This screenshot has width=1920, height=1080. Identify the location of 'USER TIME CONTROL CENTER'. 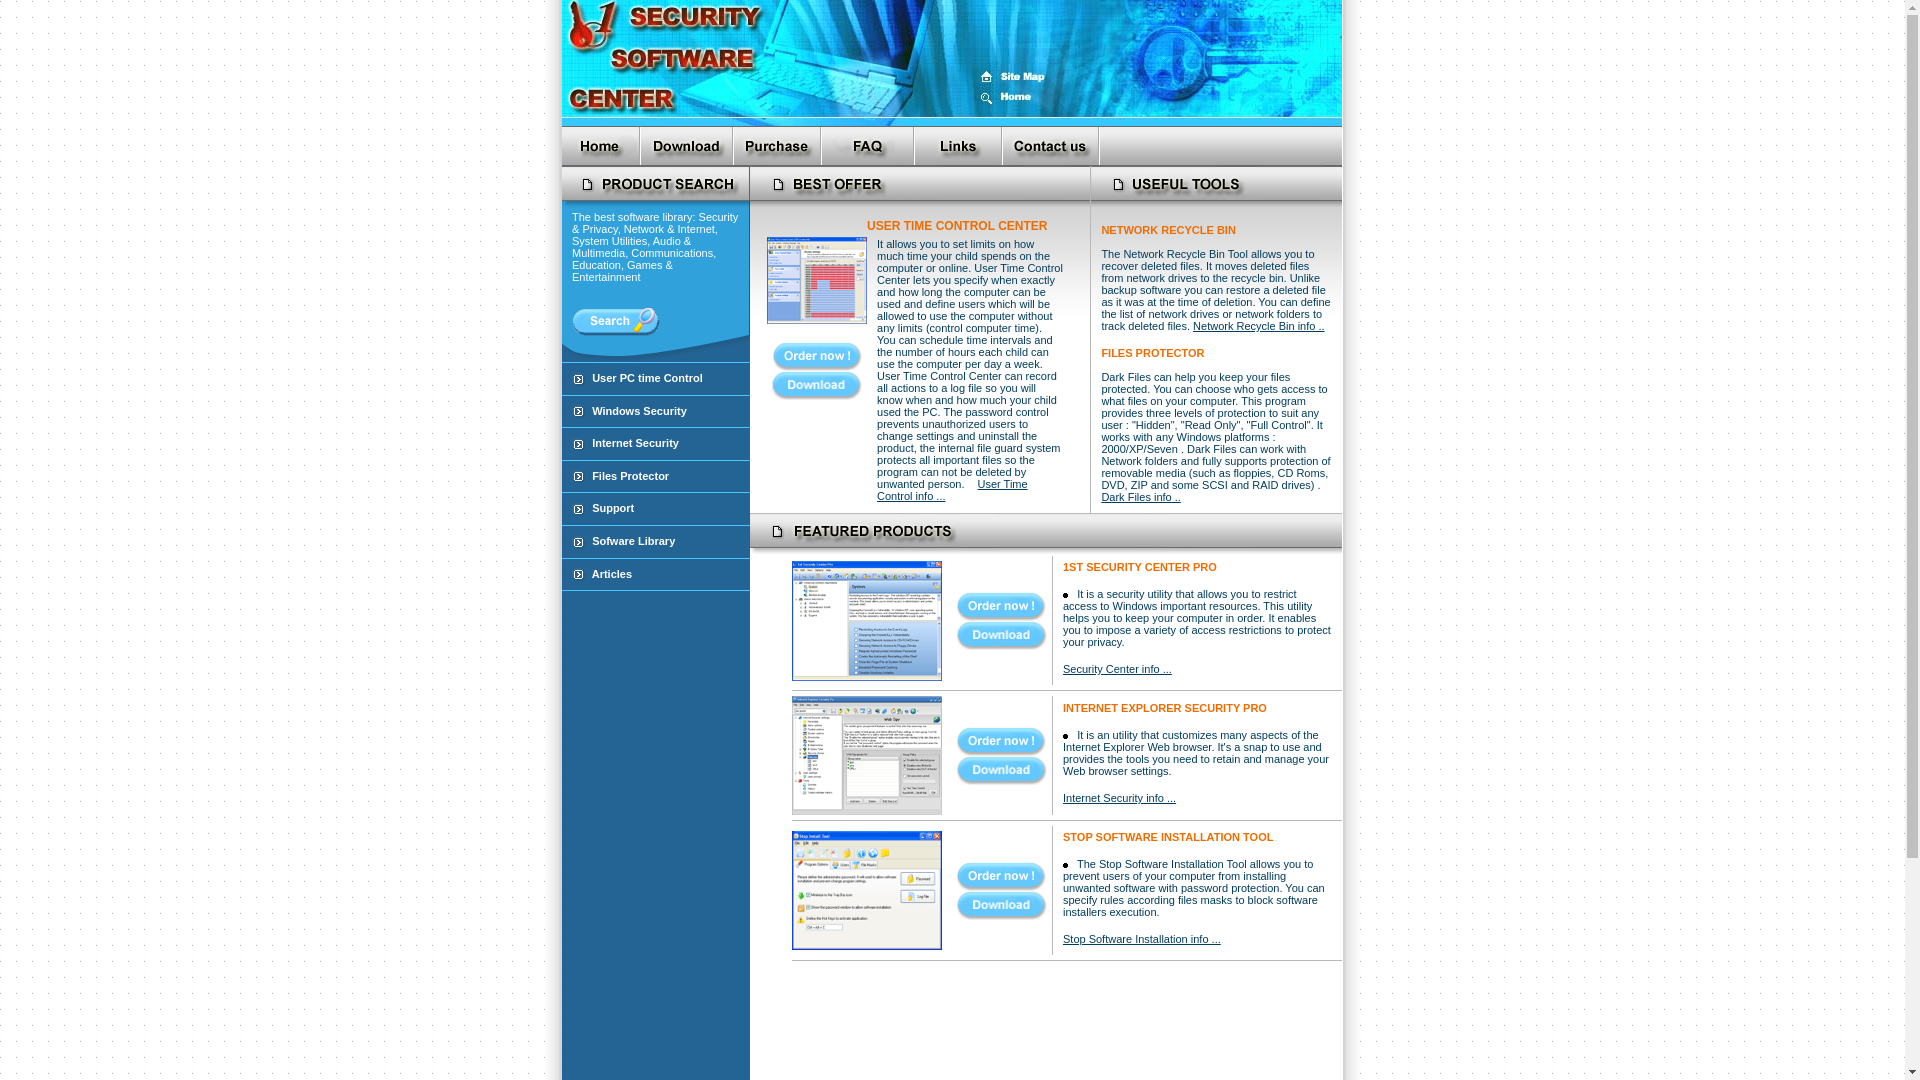
(955, 225).